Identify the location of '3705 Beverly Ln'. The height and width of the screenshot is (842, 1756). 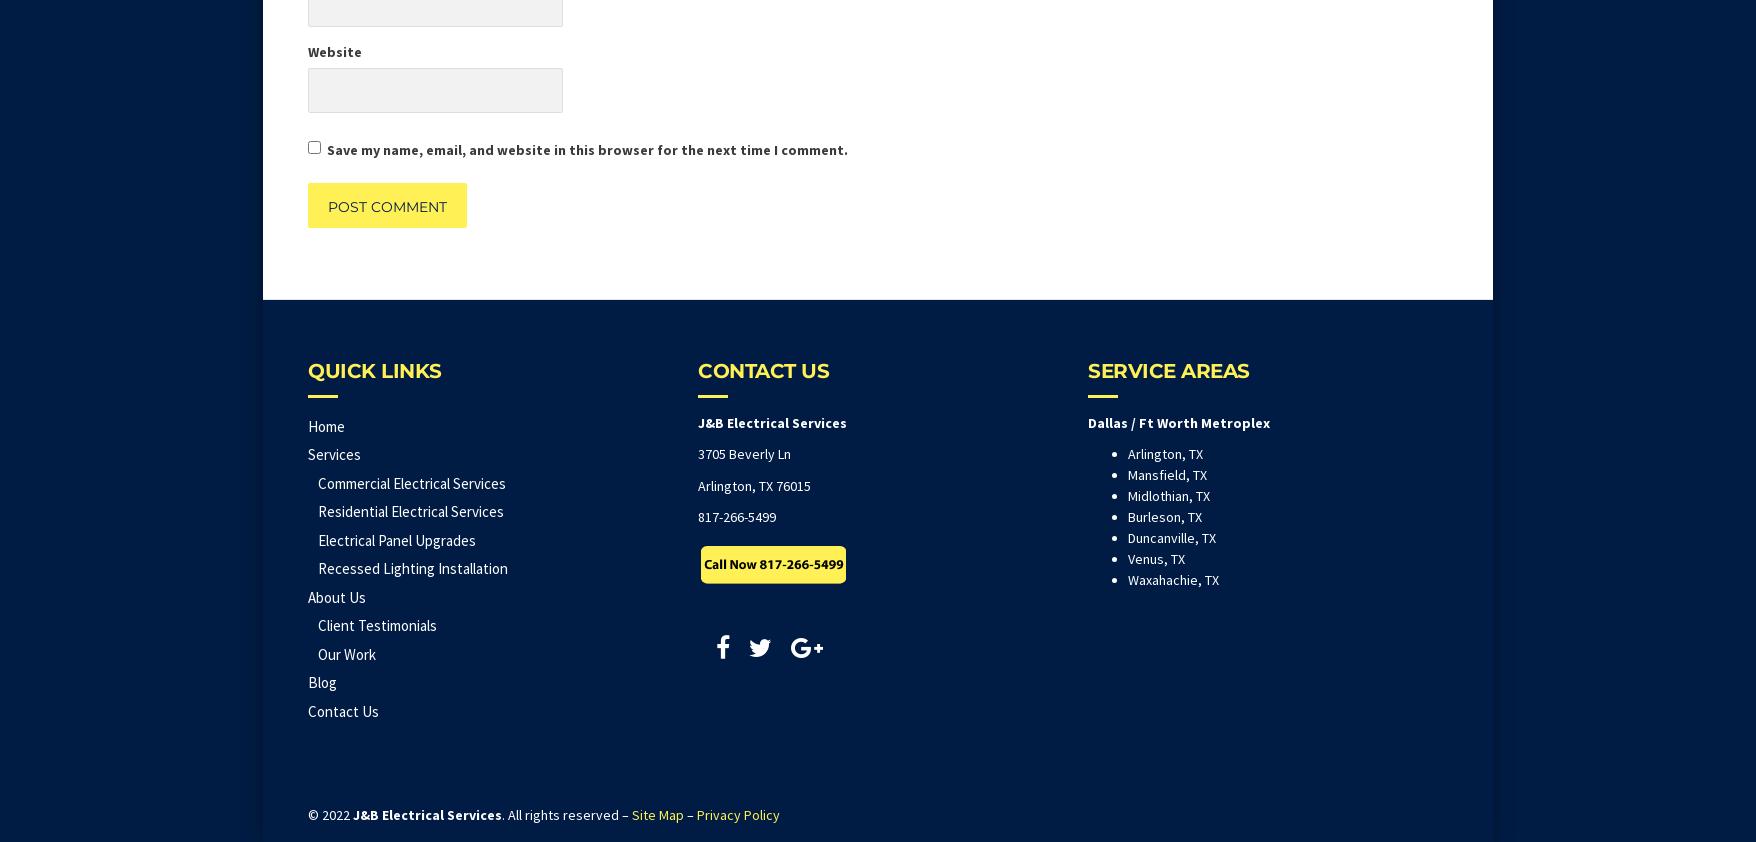
(744, 453).